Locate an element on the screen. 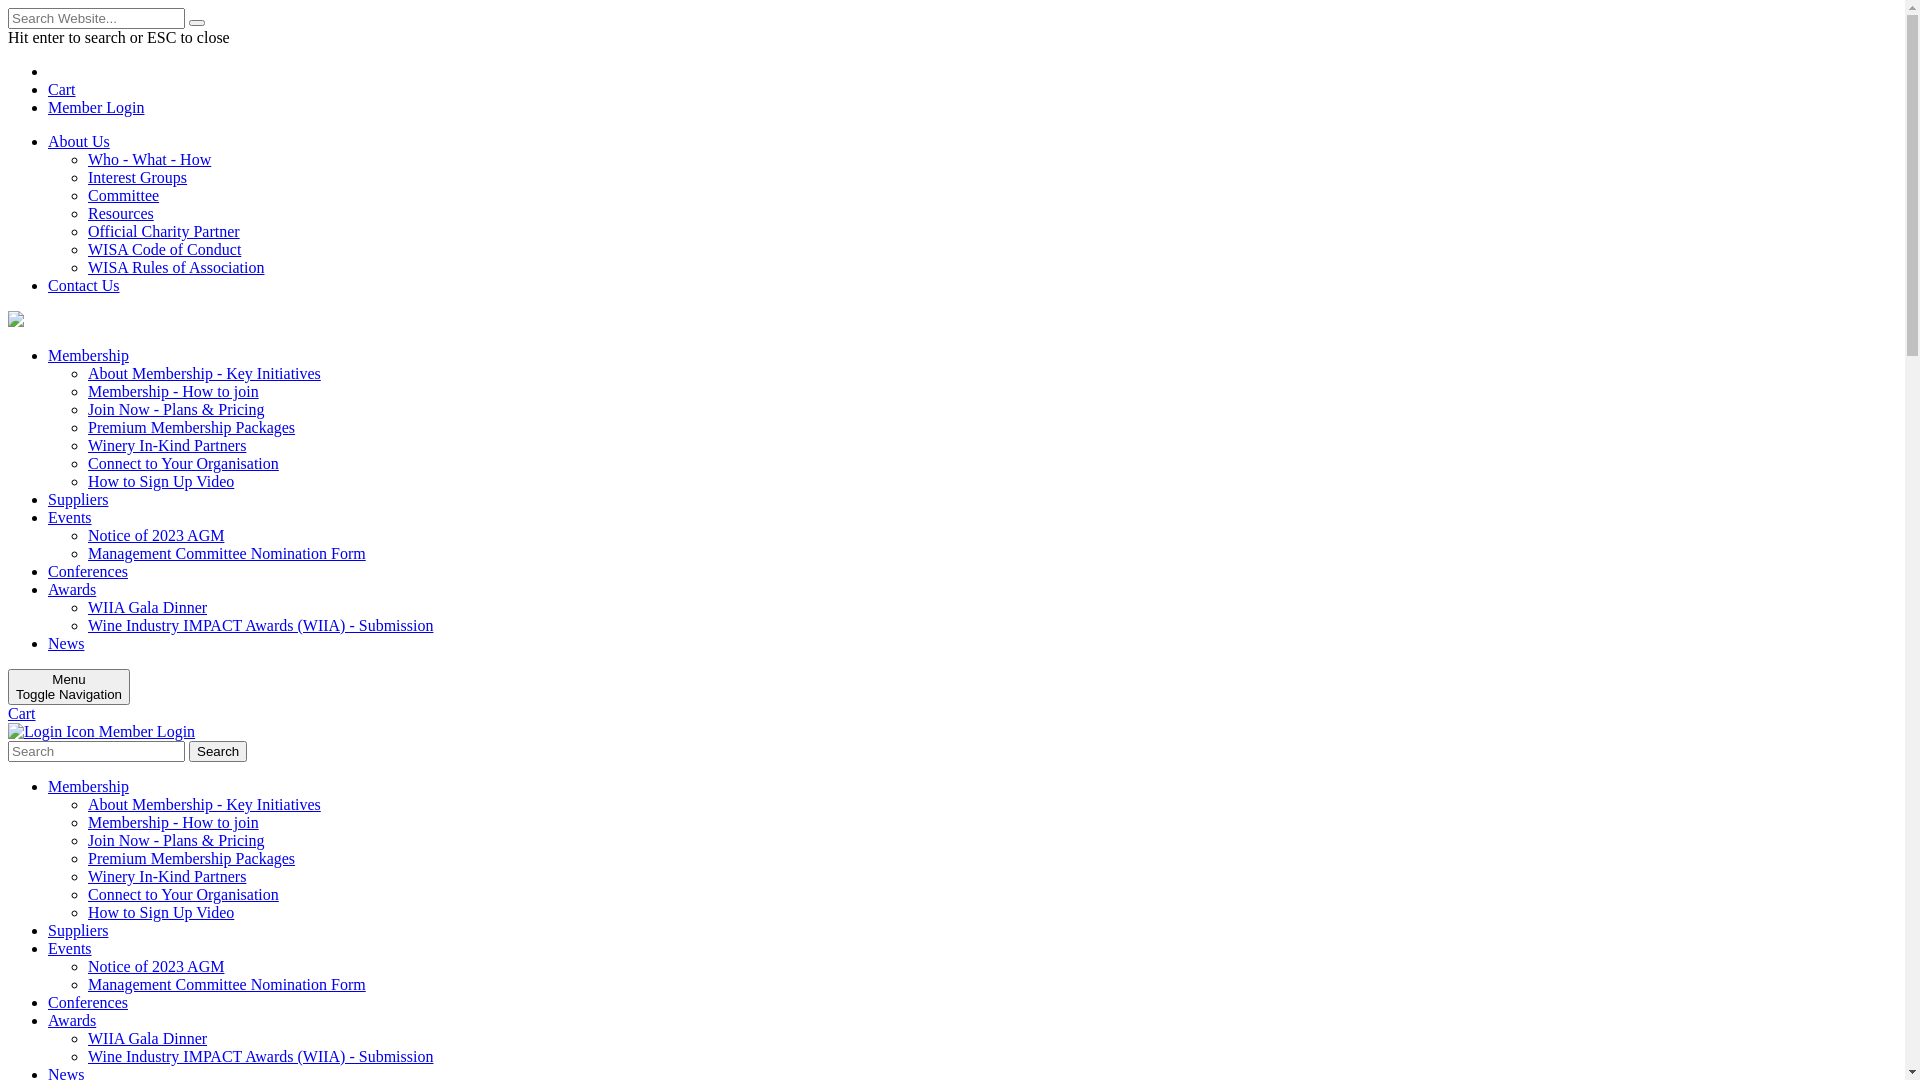  'Contact Us' is located at coordinates (82, 285).